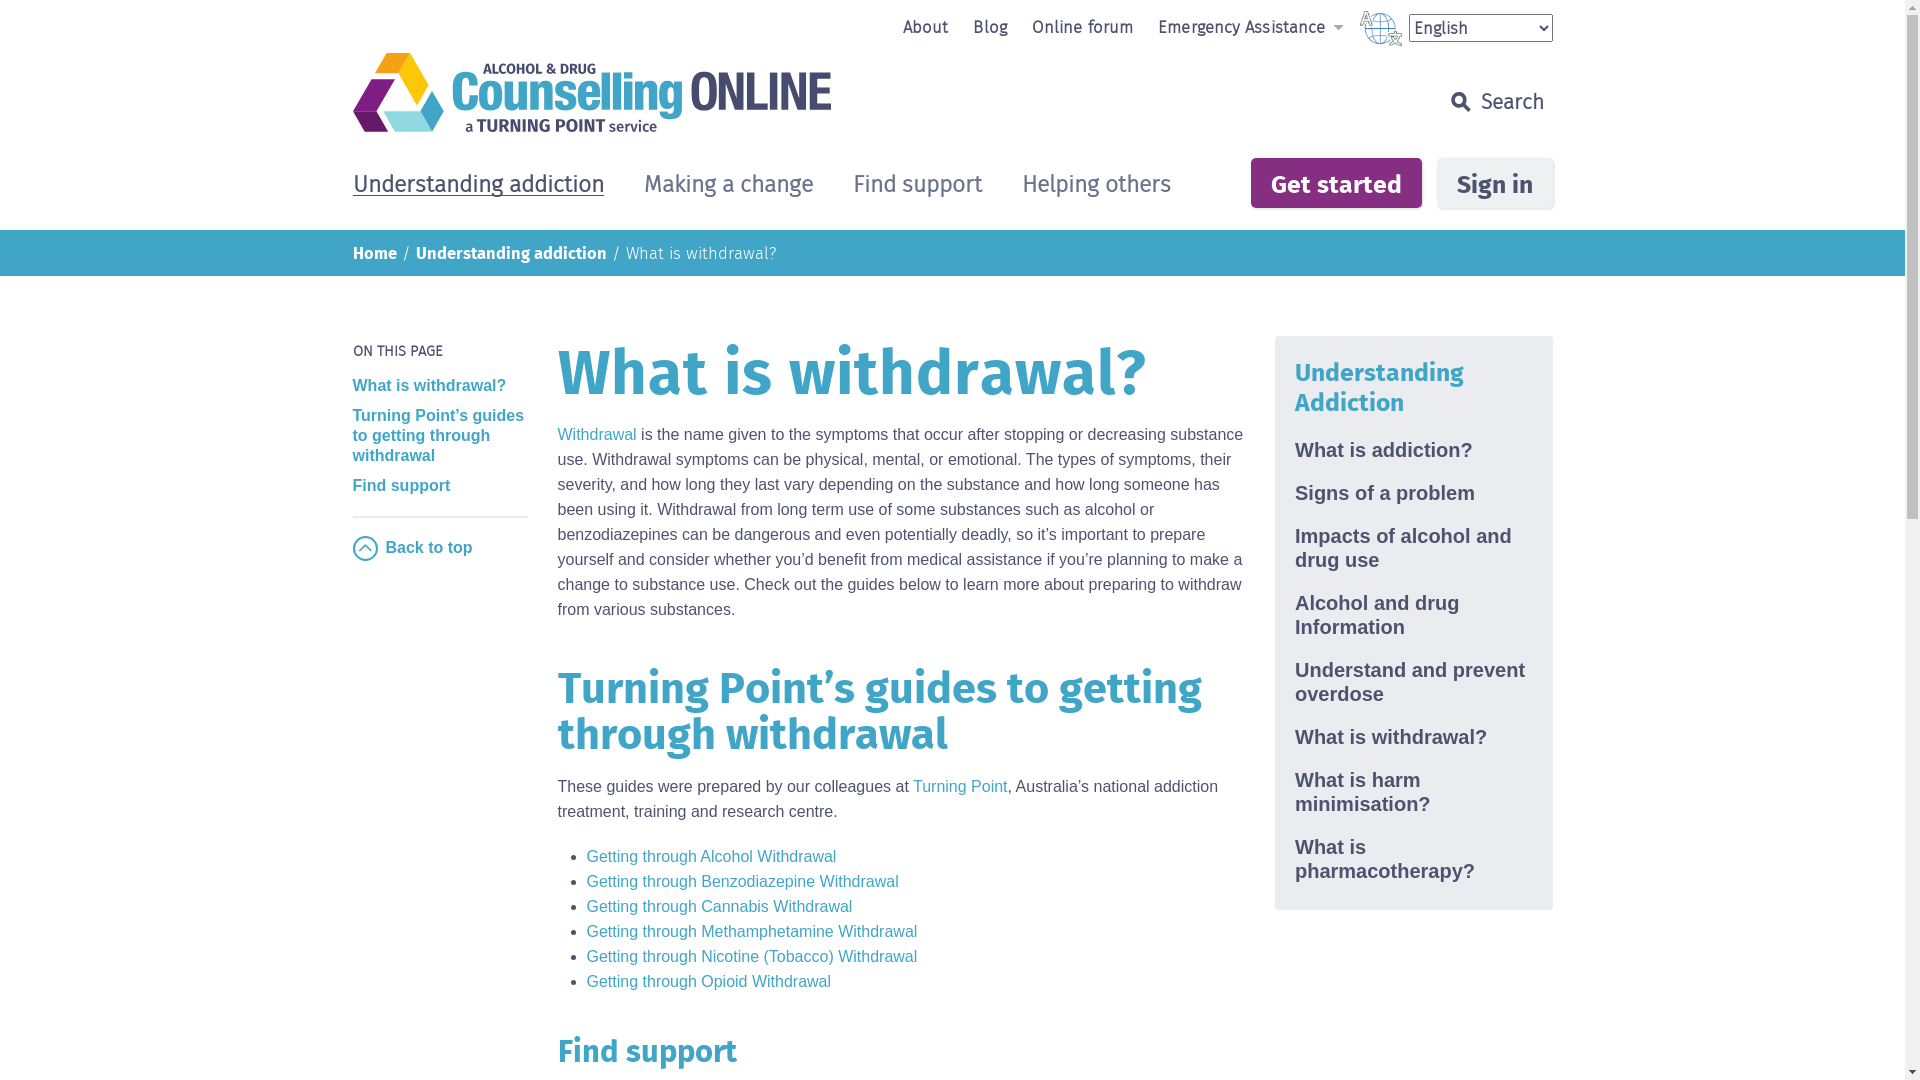  Describe the element at coordinates (1295, 788) in the screenshot. I see `'What is harm minimisation?'` at that location.